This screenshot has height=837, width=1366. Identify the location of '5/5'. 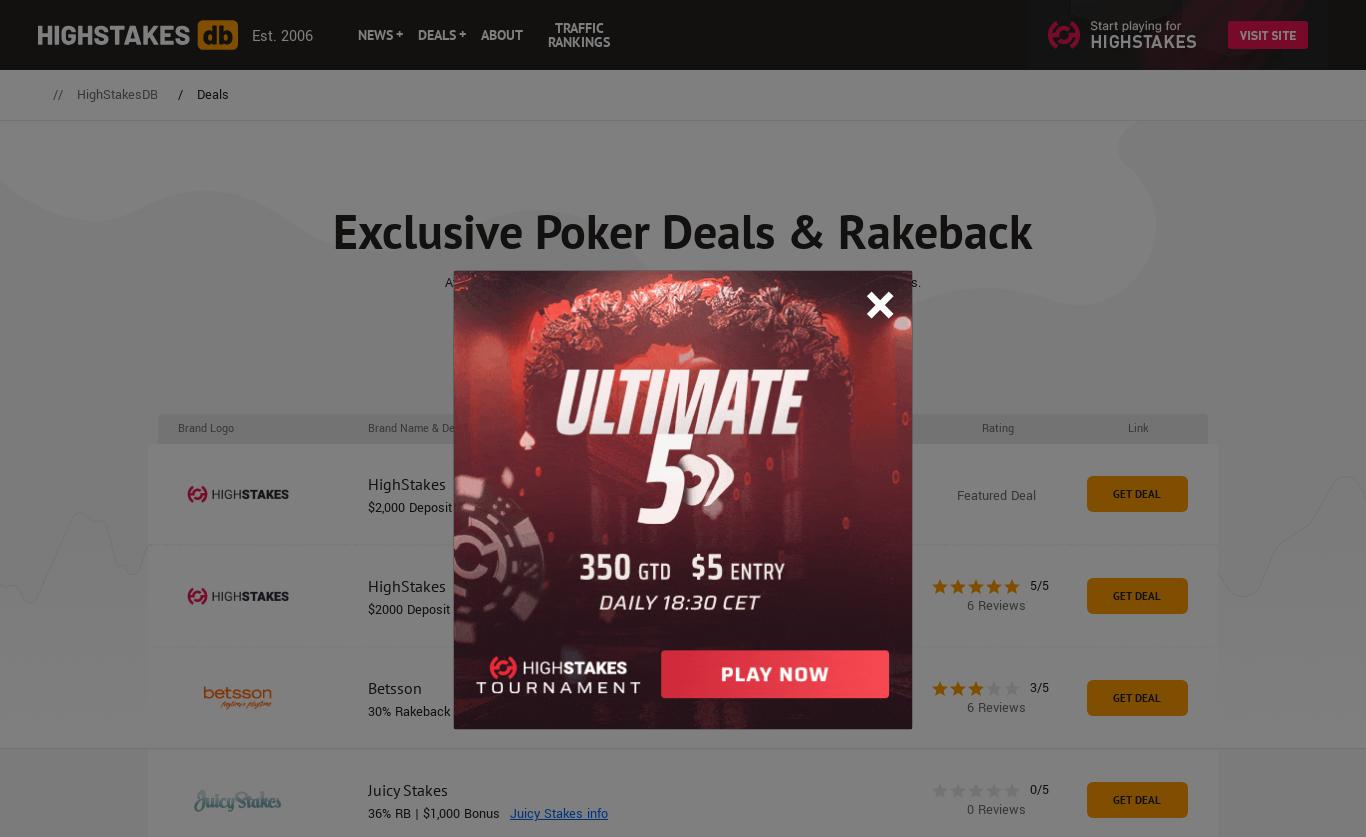
(1037, 585).